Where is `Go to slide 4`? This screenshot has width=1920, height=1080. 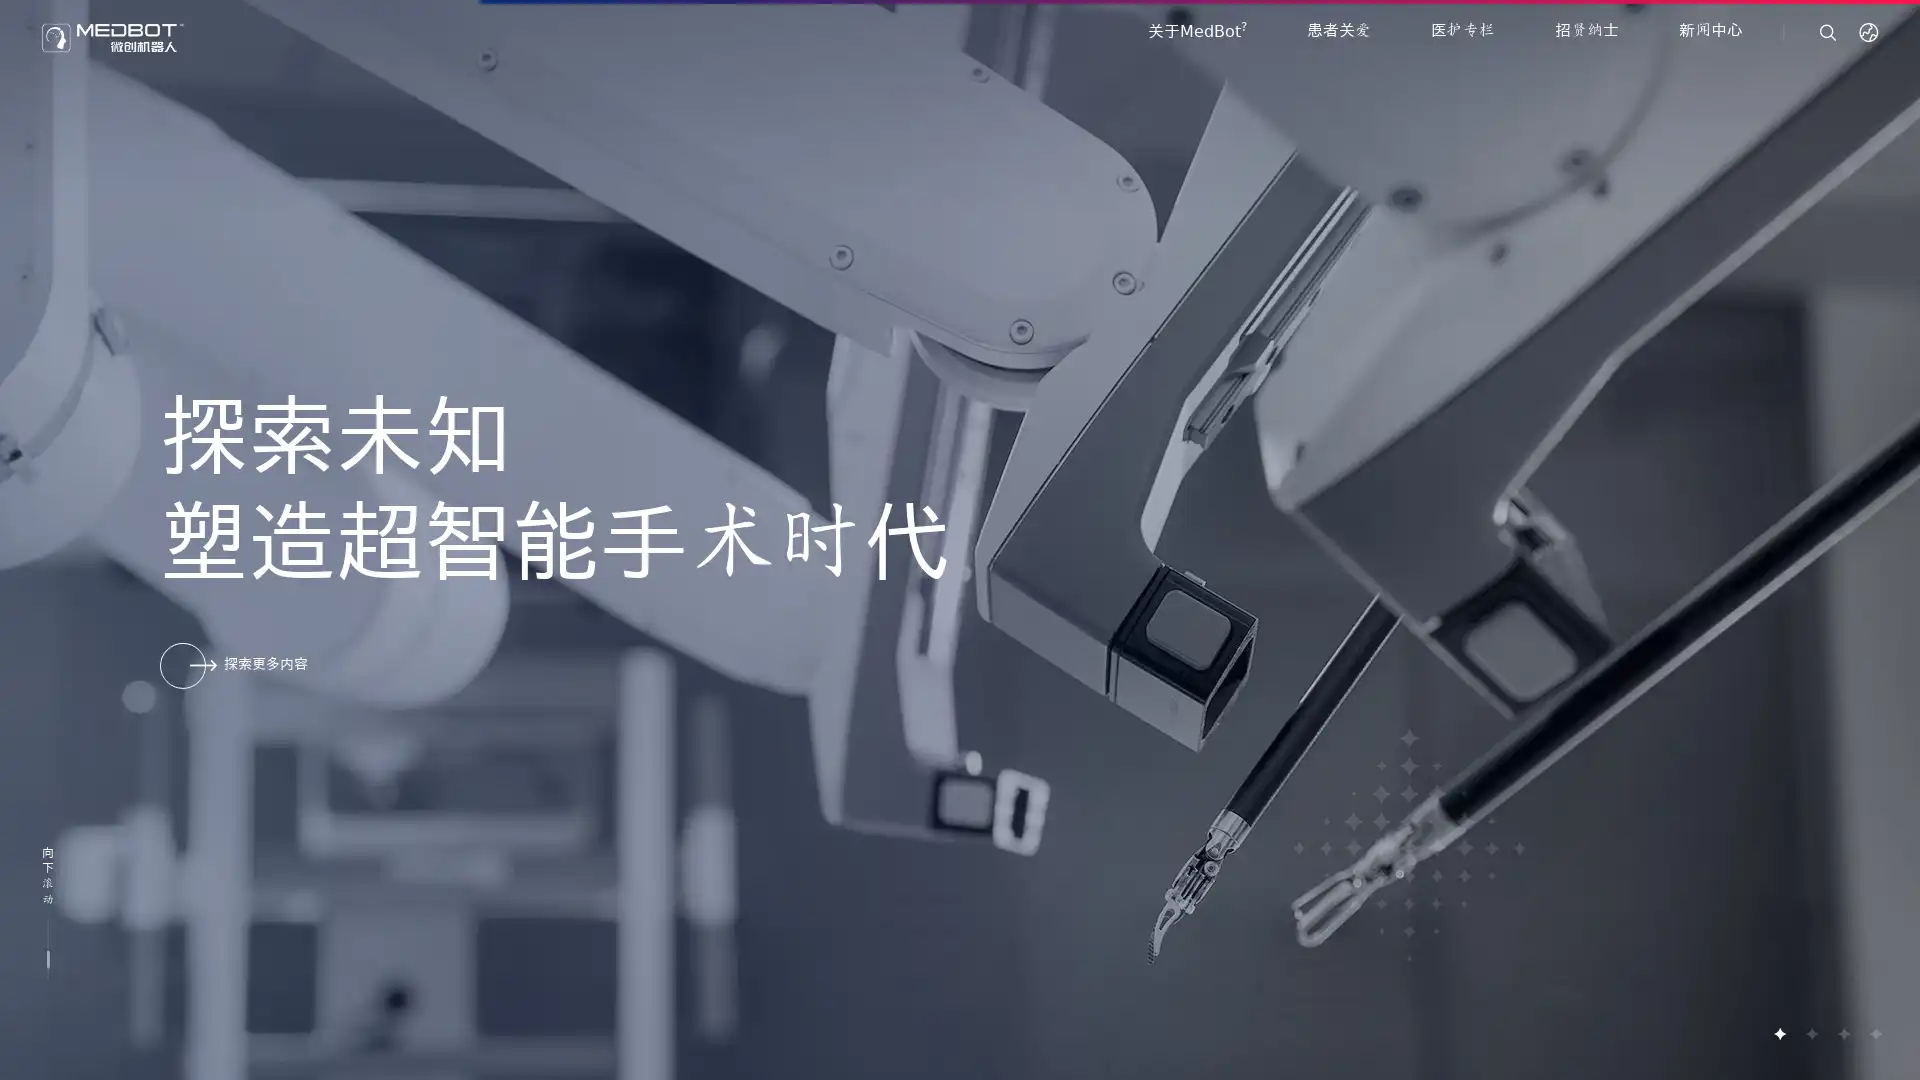
Go to slide 4 is located at coordinates (1874, 1033).